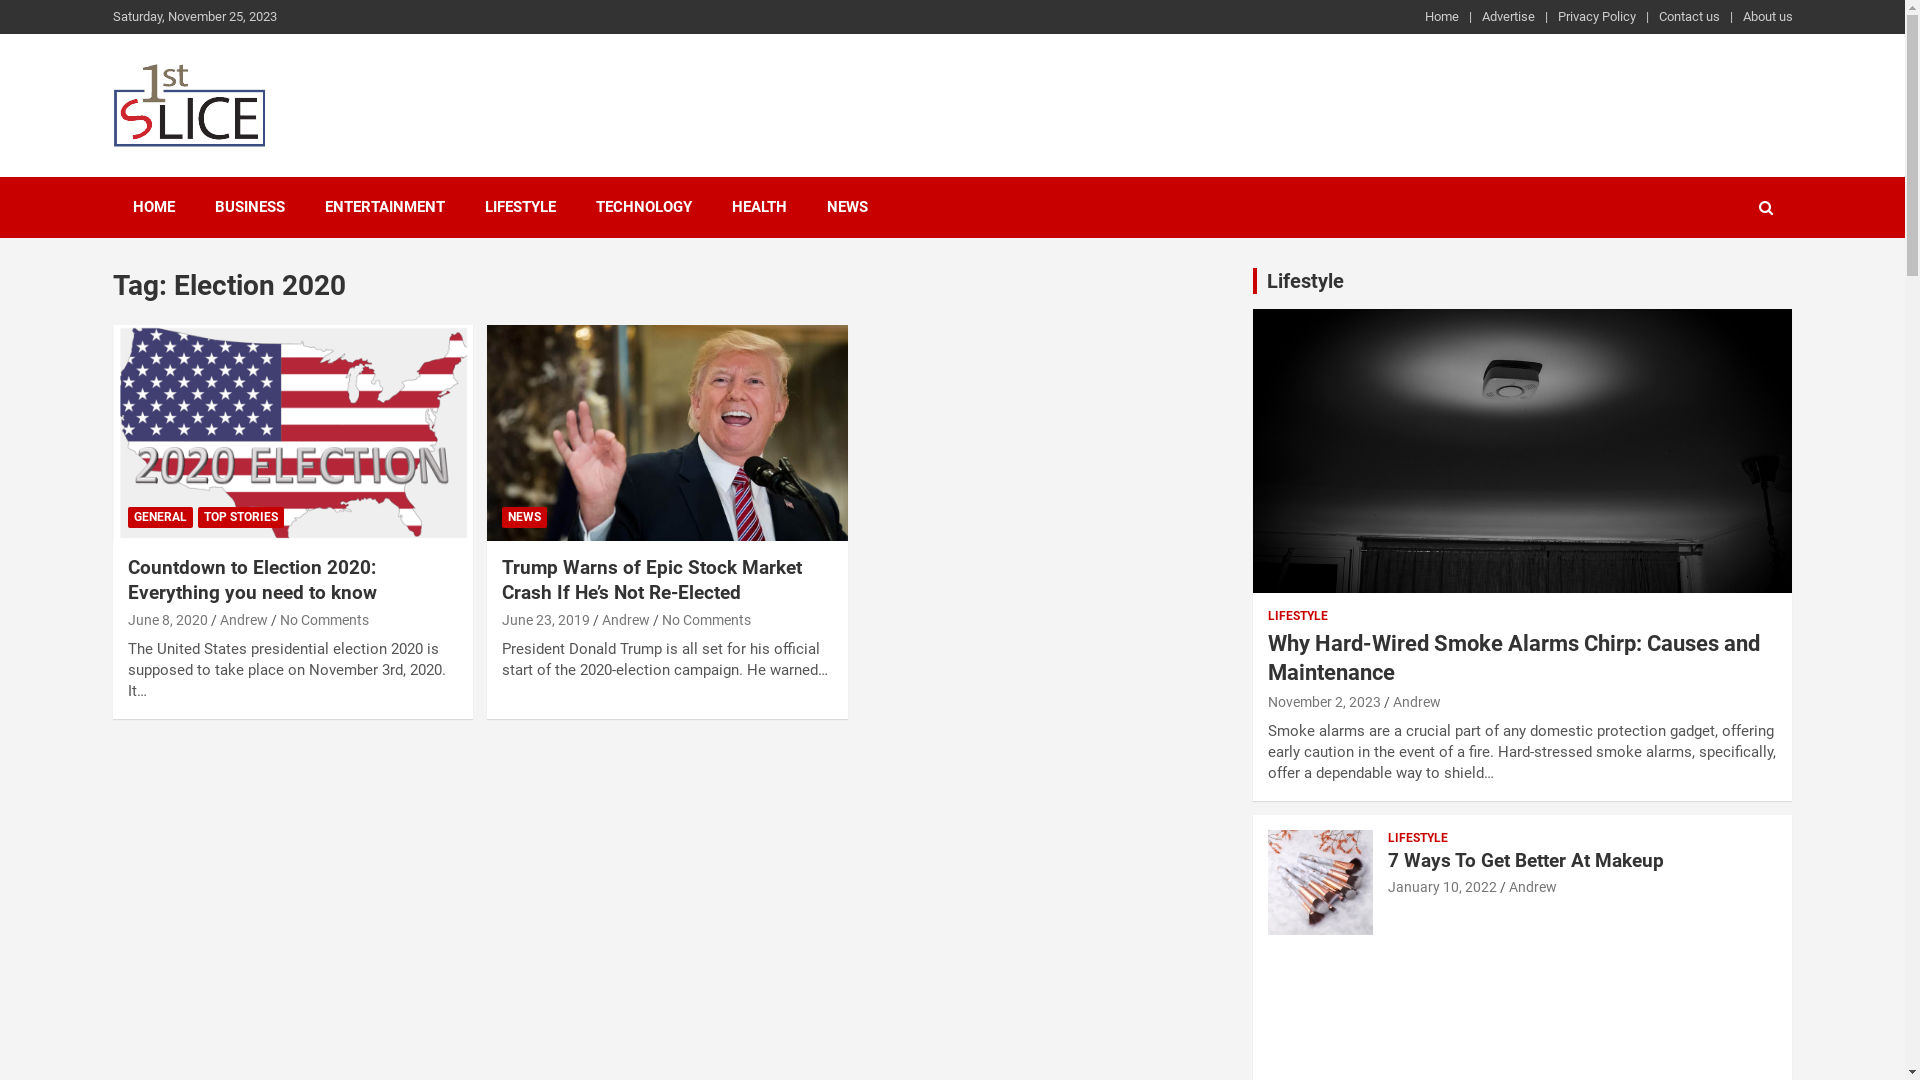 Image resolution: width=1920 pixels, height=1080 pixels. What do you see at coordinates (1530, 886) in the screenshot?
I see `'Andrew'` at bounding box center [1530, 886].